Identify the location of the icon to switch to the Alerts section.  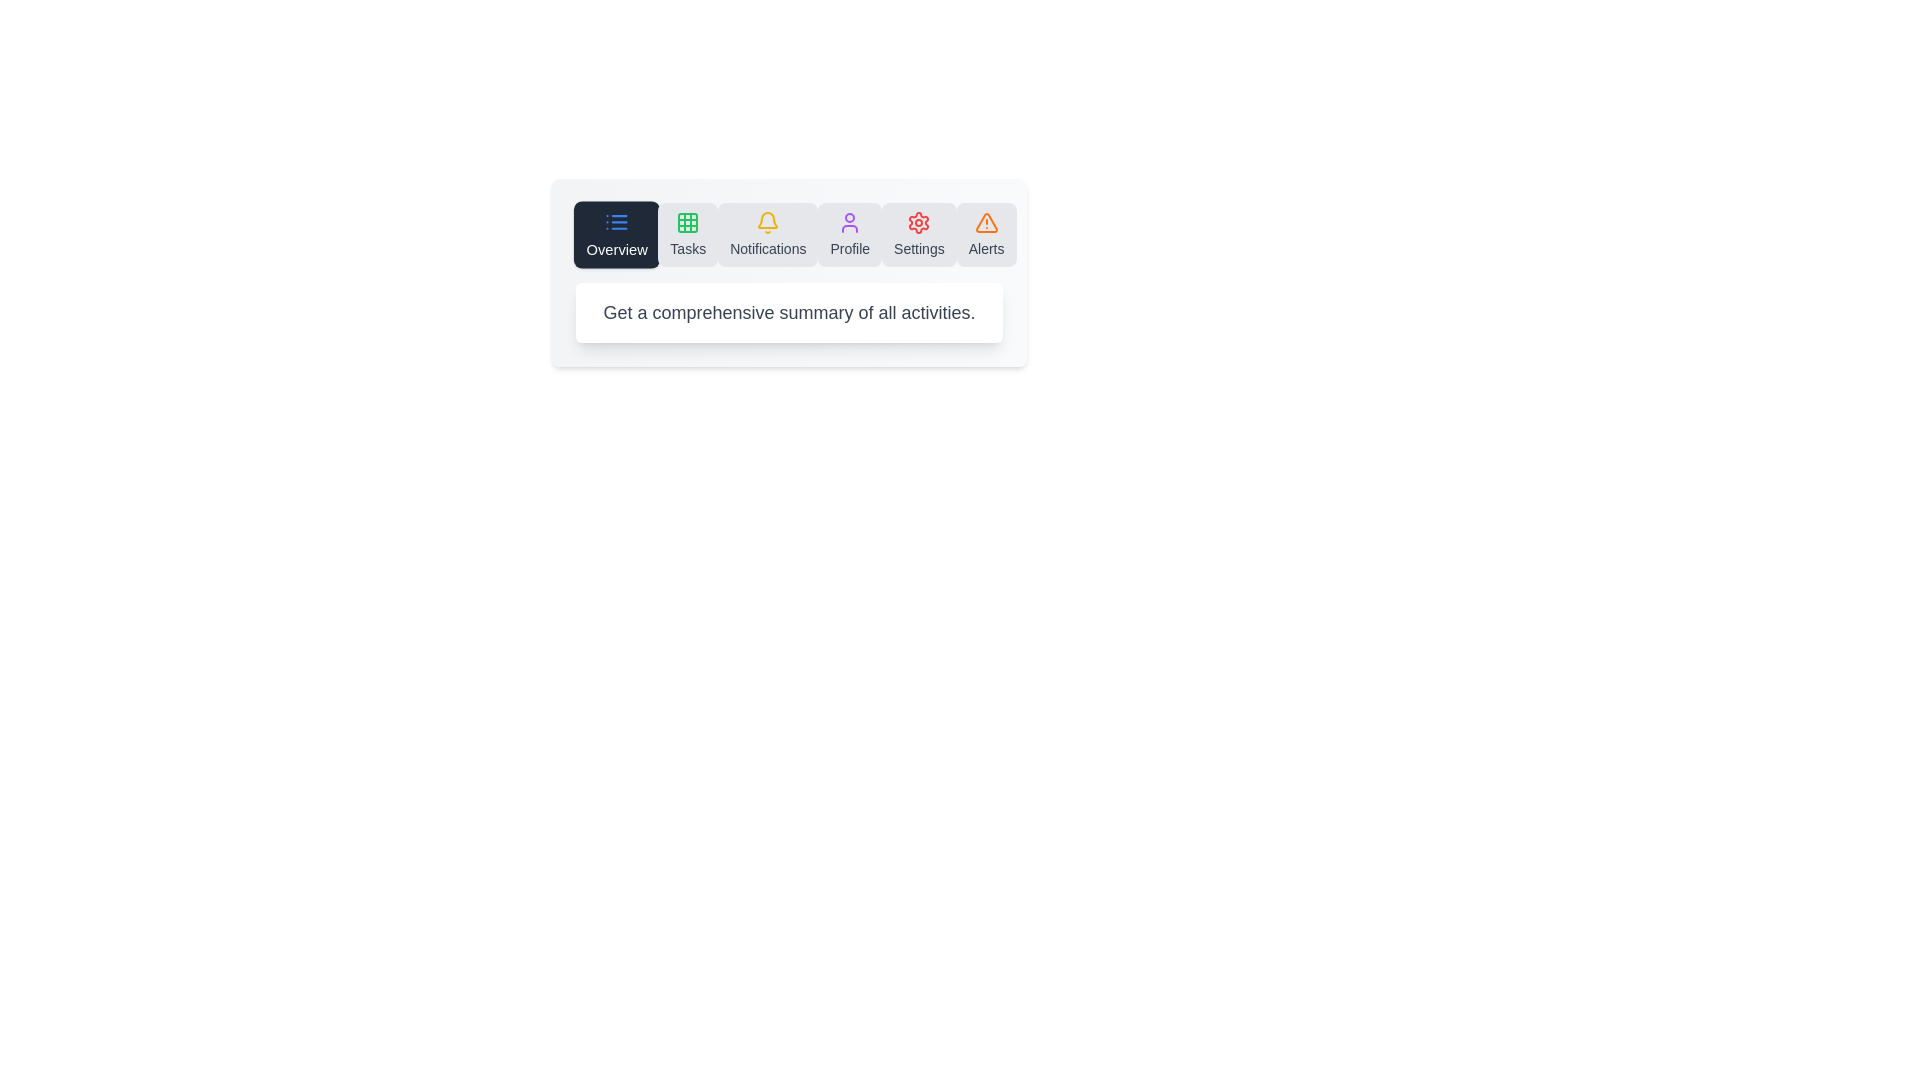
(985, 234).